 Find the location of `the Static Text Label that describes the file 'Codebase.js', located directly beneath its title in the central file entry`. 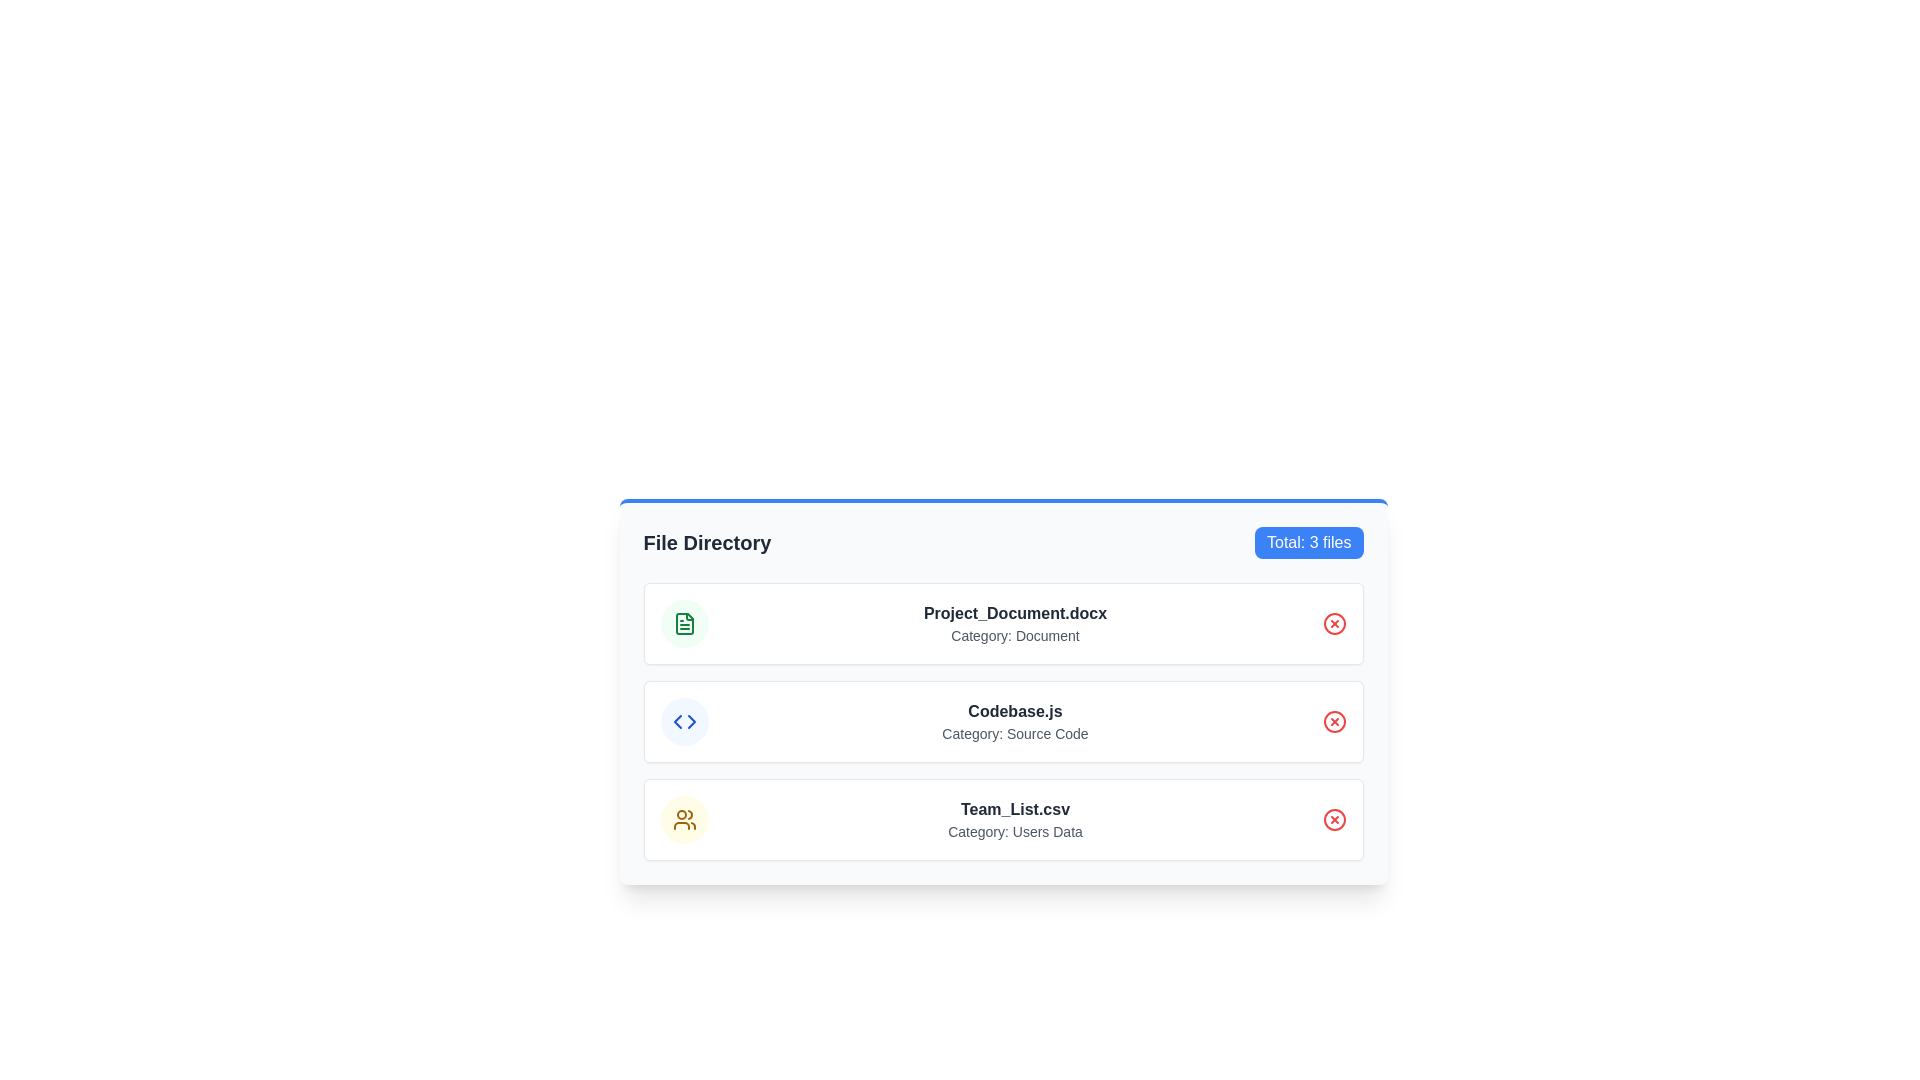

the Static Text Label that describes the file 'Codebase.js', located directly beneath its title in the central file entry is located at coordinates (1015, 733).